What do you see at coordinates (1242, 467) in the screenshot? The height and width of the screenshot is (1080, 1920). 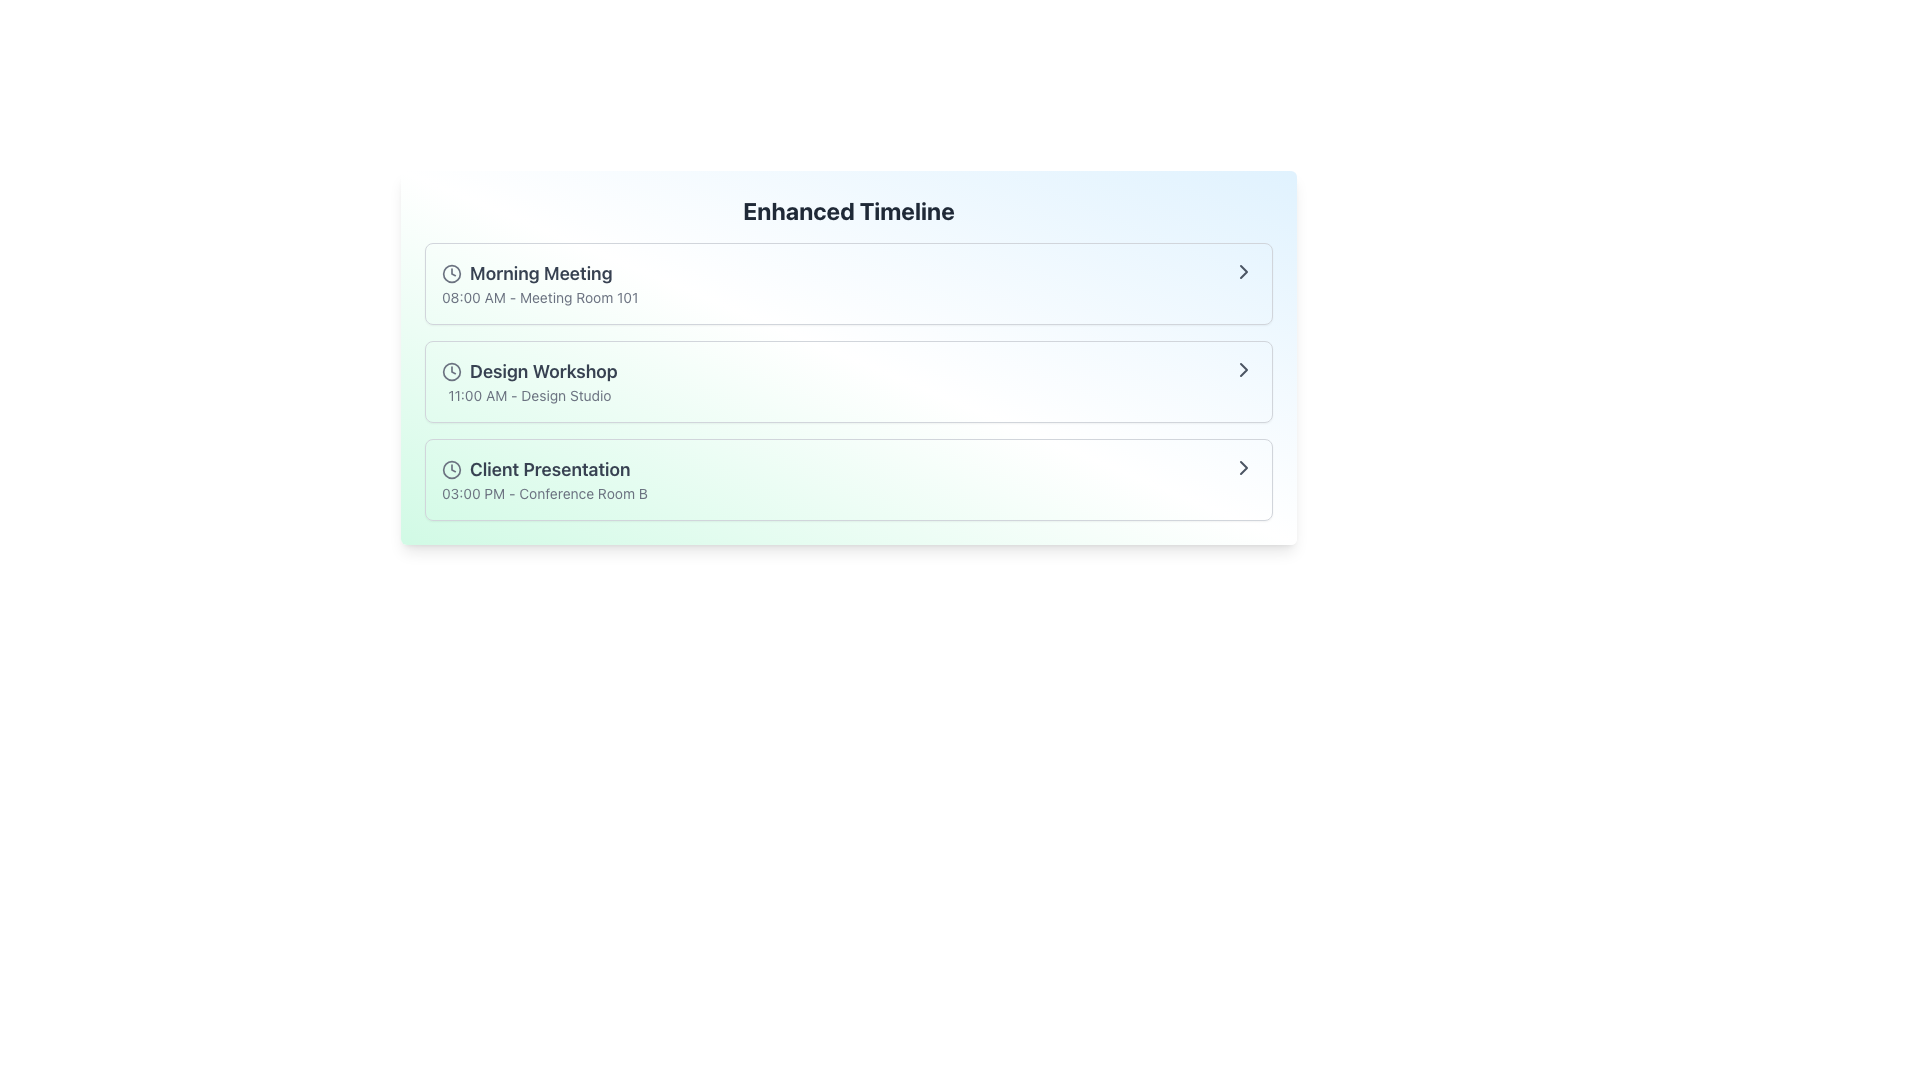 I see `the dark gray right-pointing chevron icon button located at the far right end of the row for 'Client Presentation'` at bounding box center [1242, 467].